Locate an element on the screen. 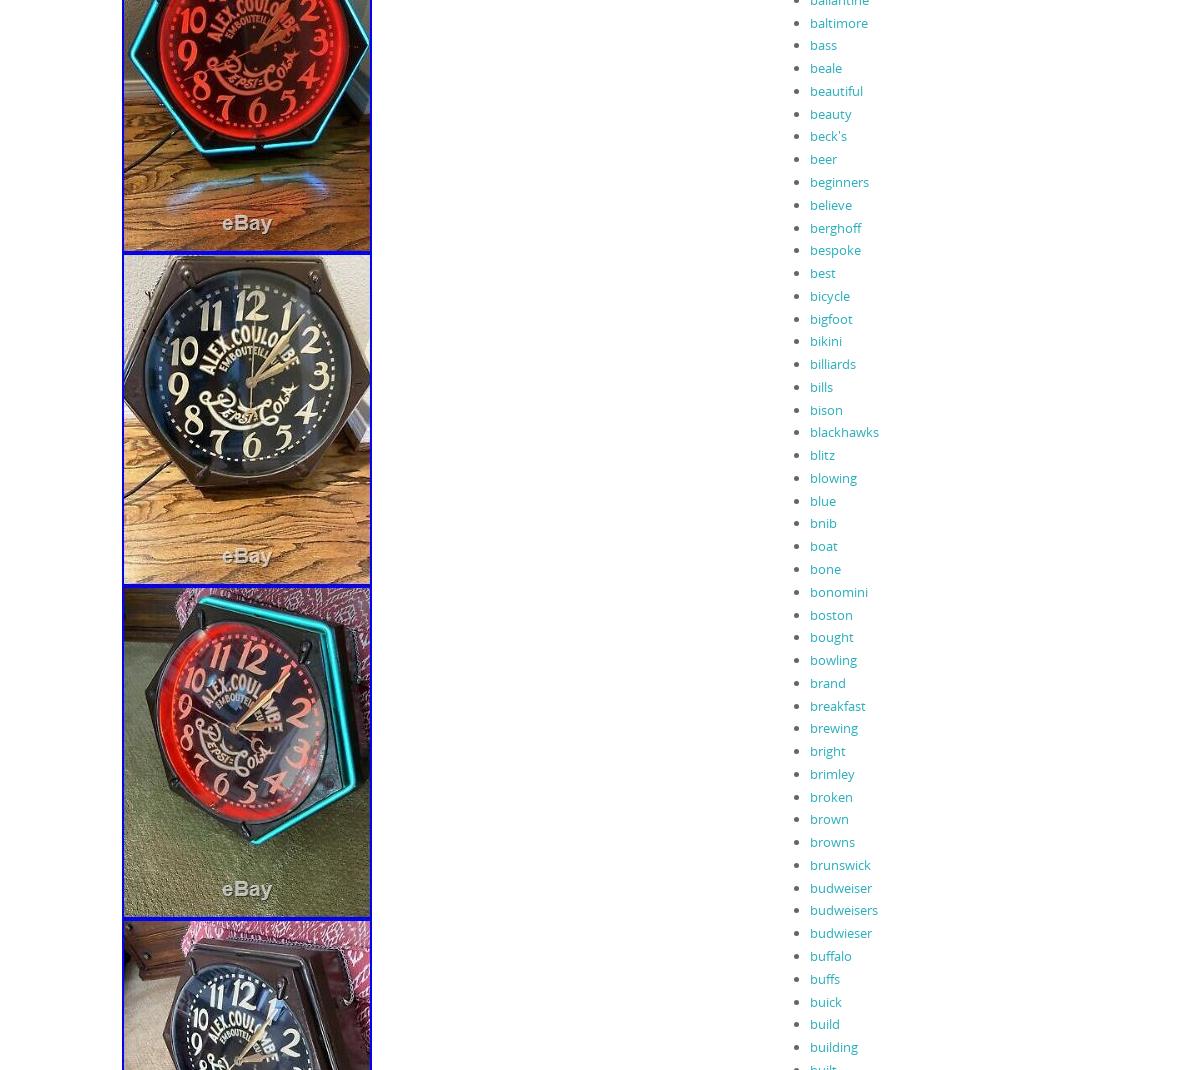 This screenshot has height=1070, width=1184. 'beck's' is located at coordinates (827, 135).